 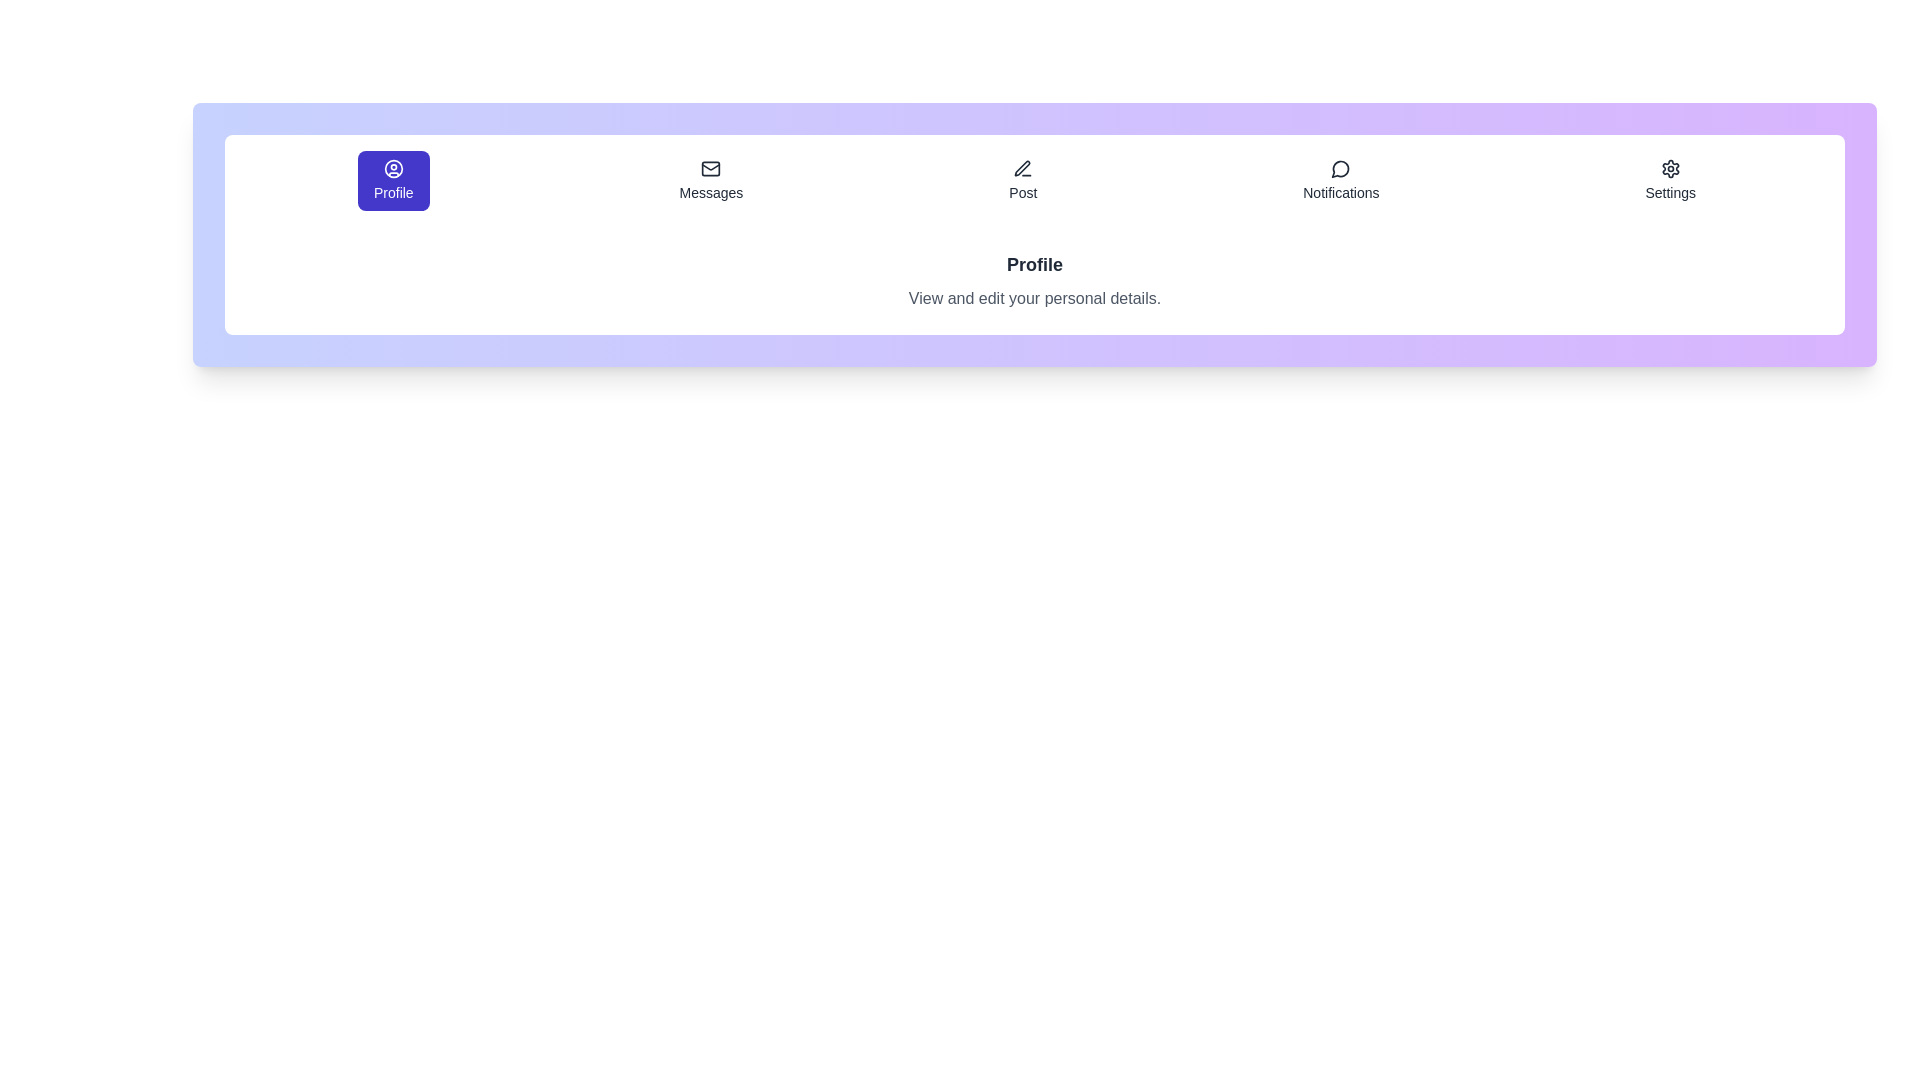 I want to click on the tab labeled Profile to preview its interaction effect, so click(x=393, y=181).